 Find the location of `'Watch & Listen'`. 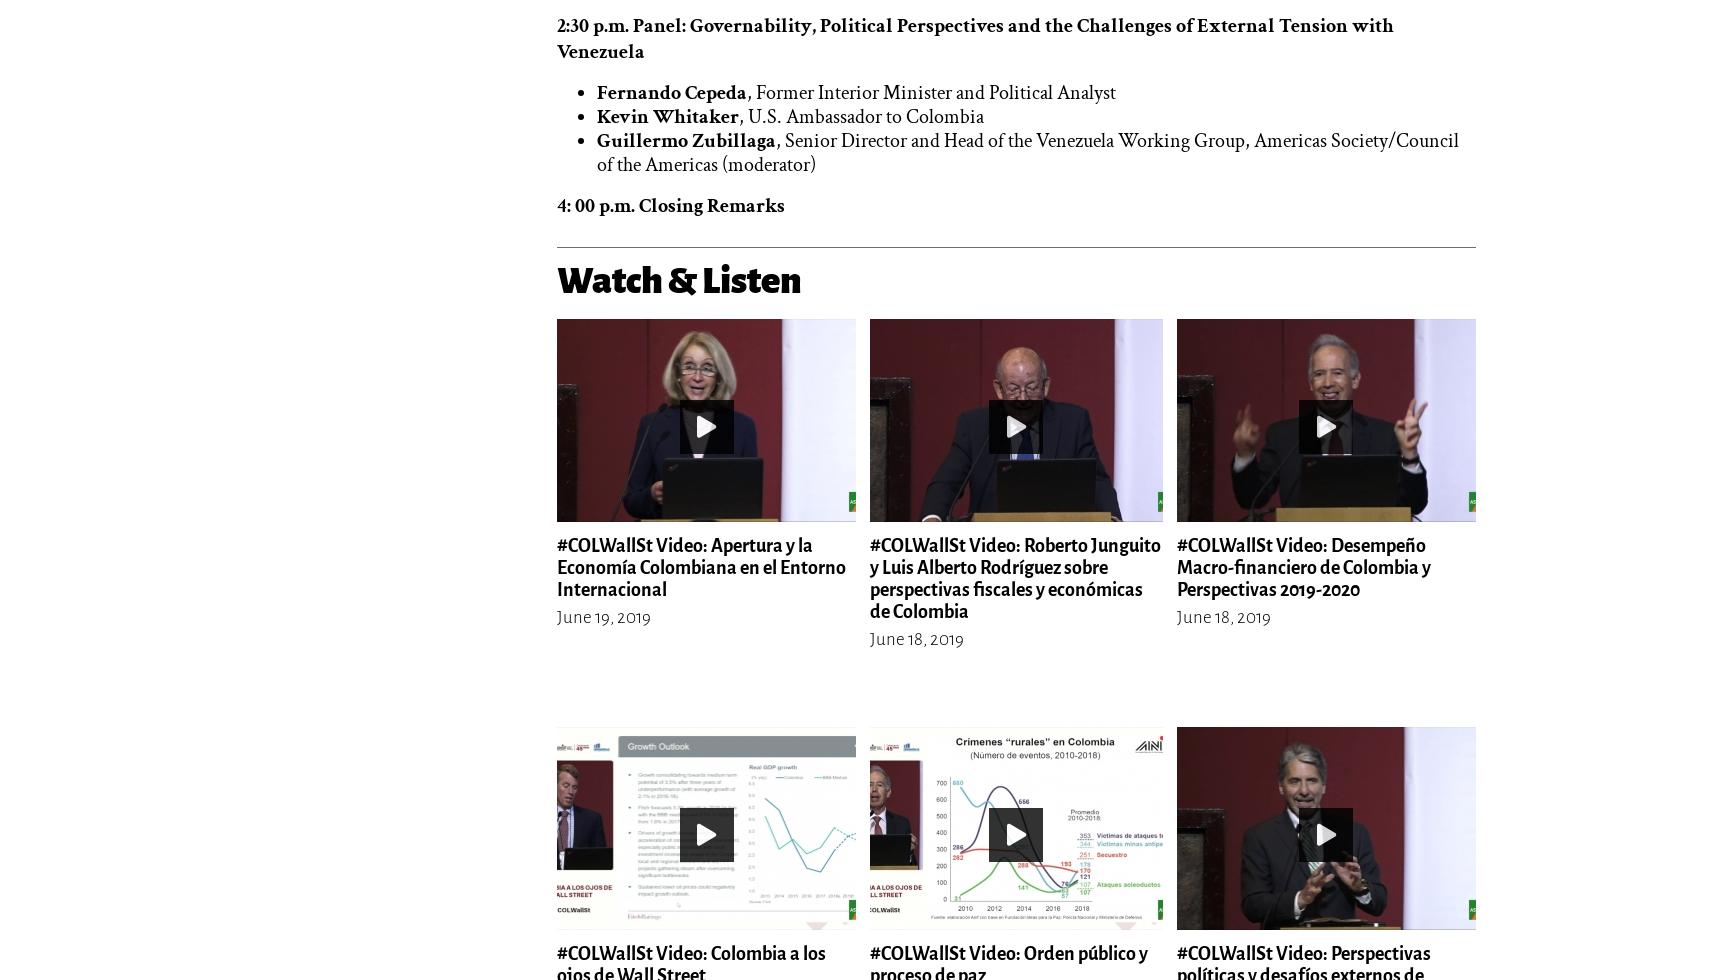

'Watch & Listen' is located at coordinates (679, 279).